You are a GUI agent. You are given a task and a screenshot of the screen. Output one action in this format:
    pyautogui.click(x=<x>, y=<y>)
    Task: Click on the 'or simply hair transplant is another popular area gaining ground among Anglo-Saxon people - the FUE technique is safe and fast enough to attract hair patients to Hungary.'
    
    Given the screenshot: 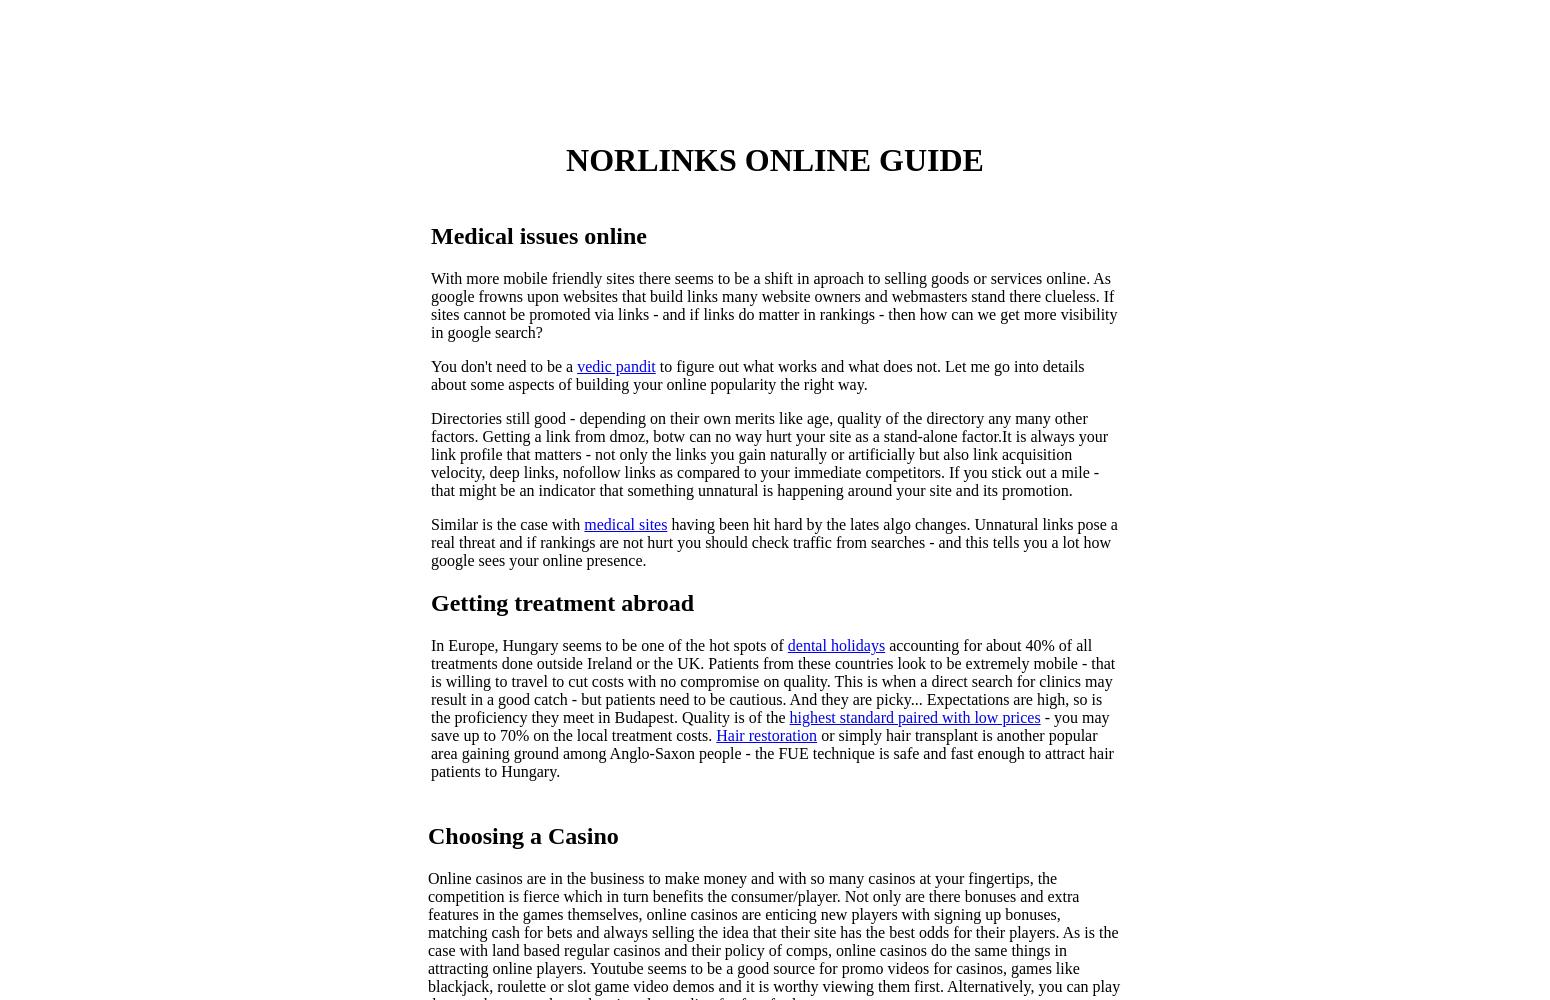 What is the action you would take?
    pyautogui.click(x=431, y=752)
    